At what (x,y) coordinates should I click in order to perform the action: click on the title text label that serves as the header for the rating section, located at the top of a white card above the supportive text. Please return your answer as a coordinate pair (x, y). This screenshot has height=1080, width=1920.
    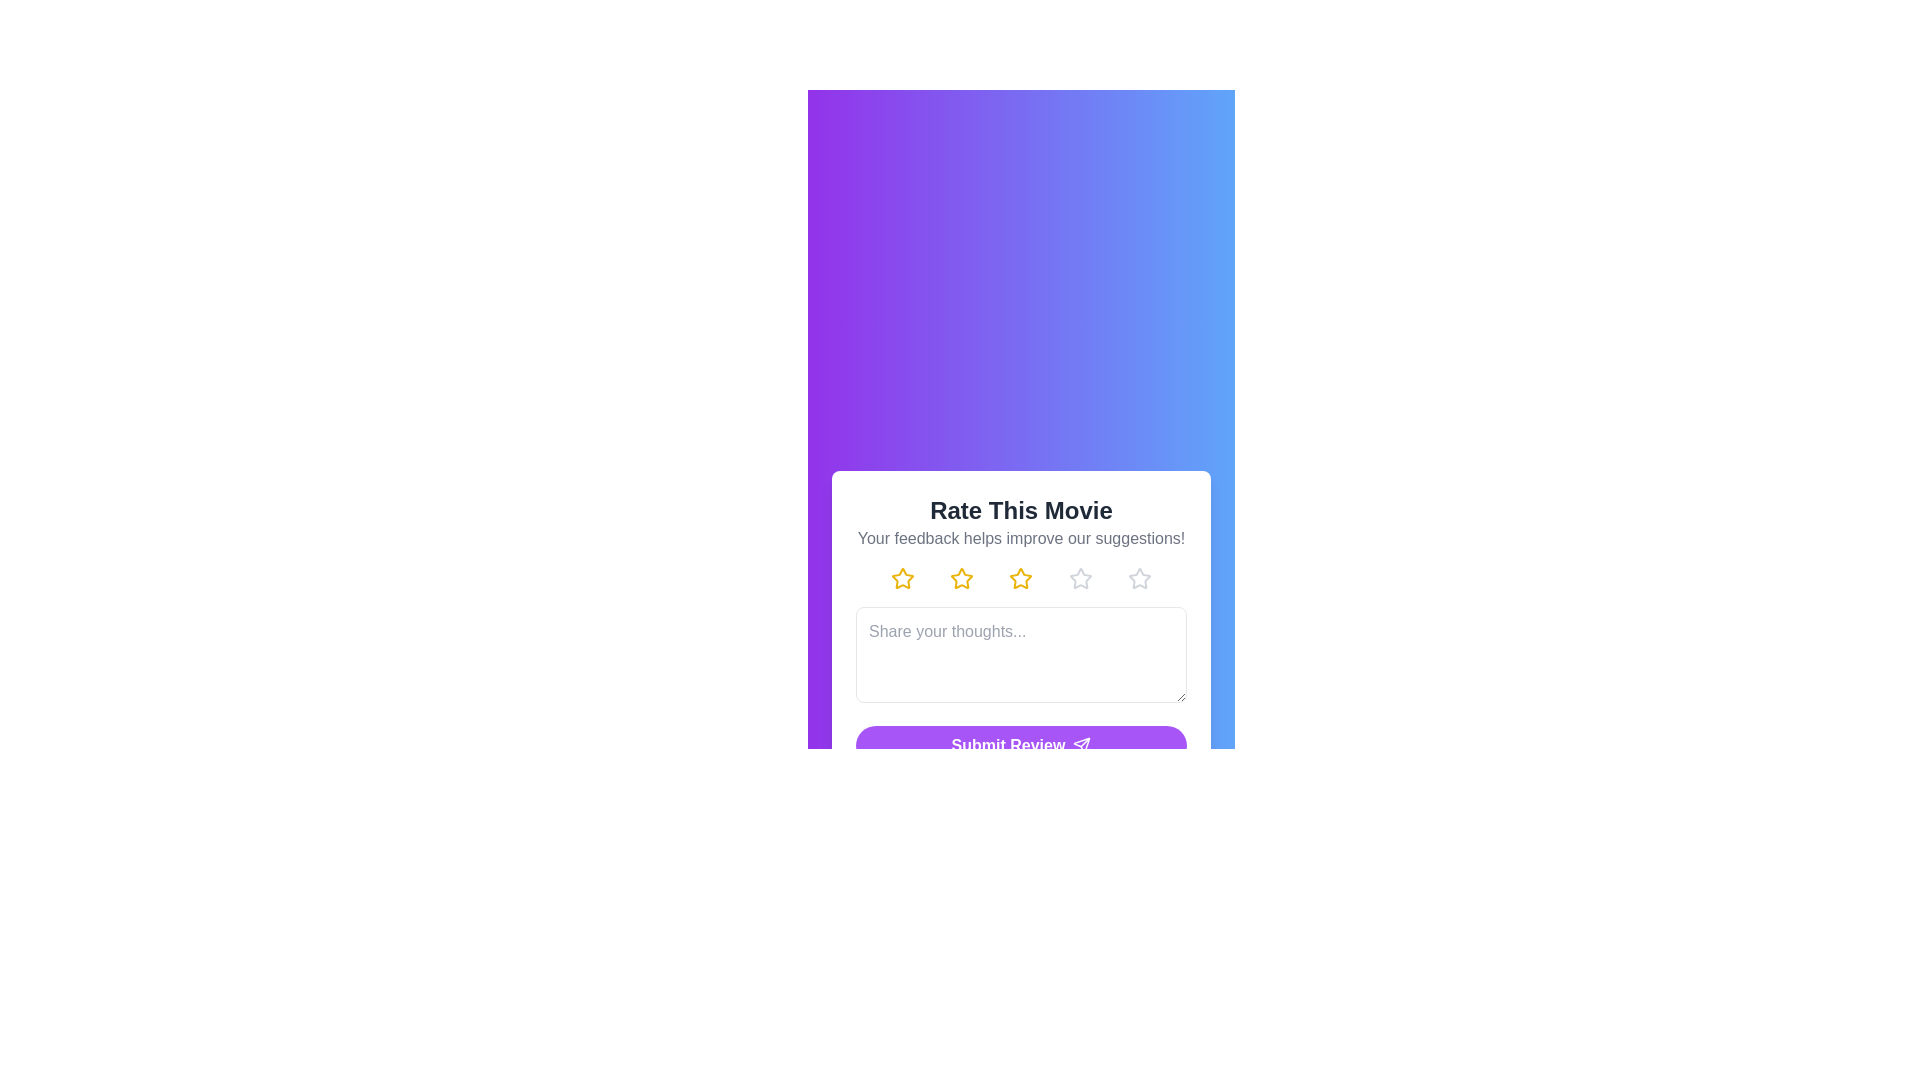
    Looking at the image, I should click on (1021, 509).